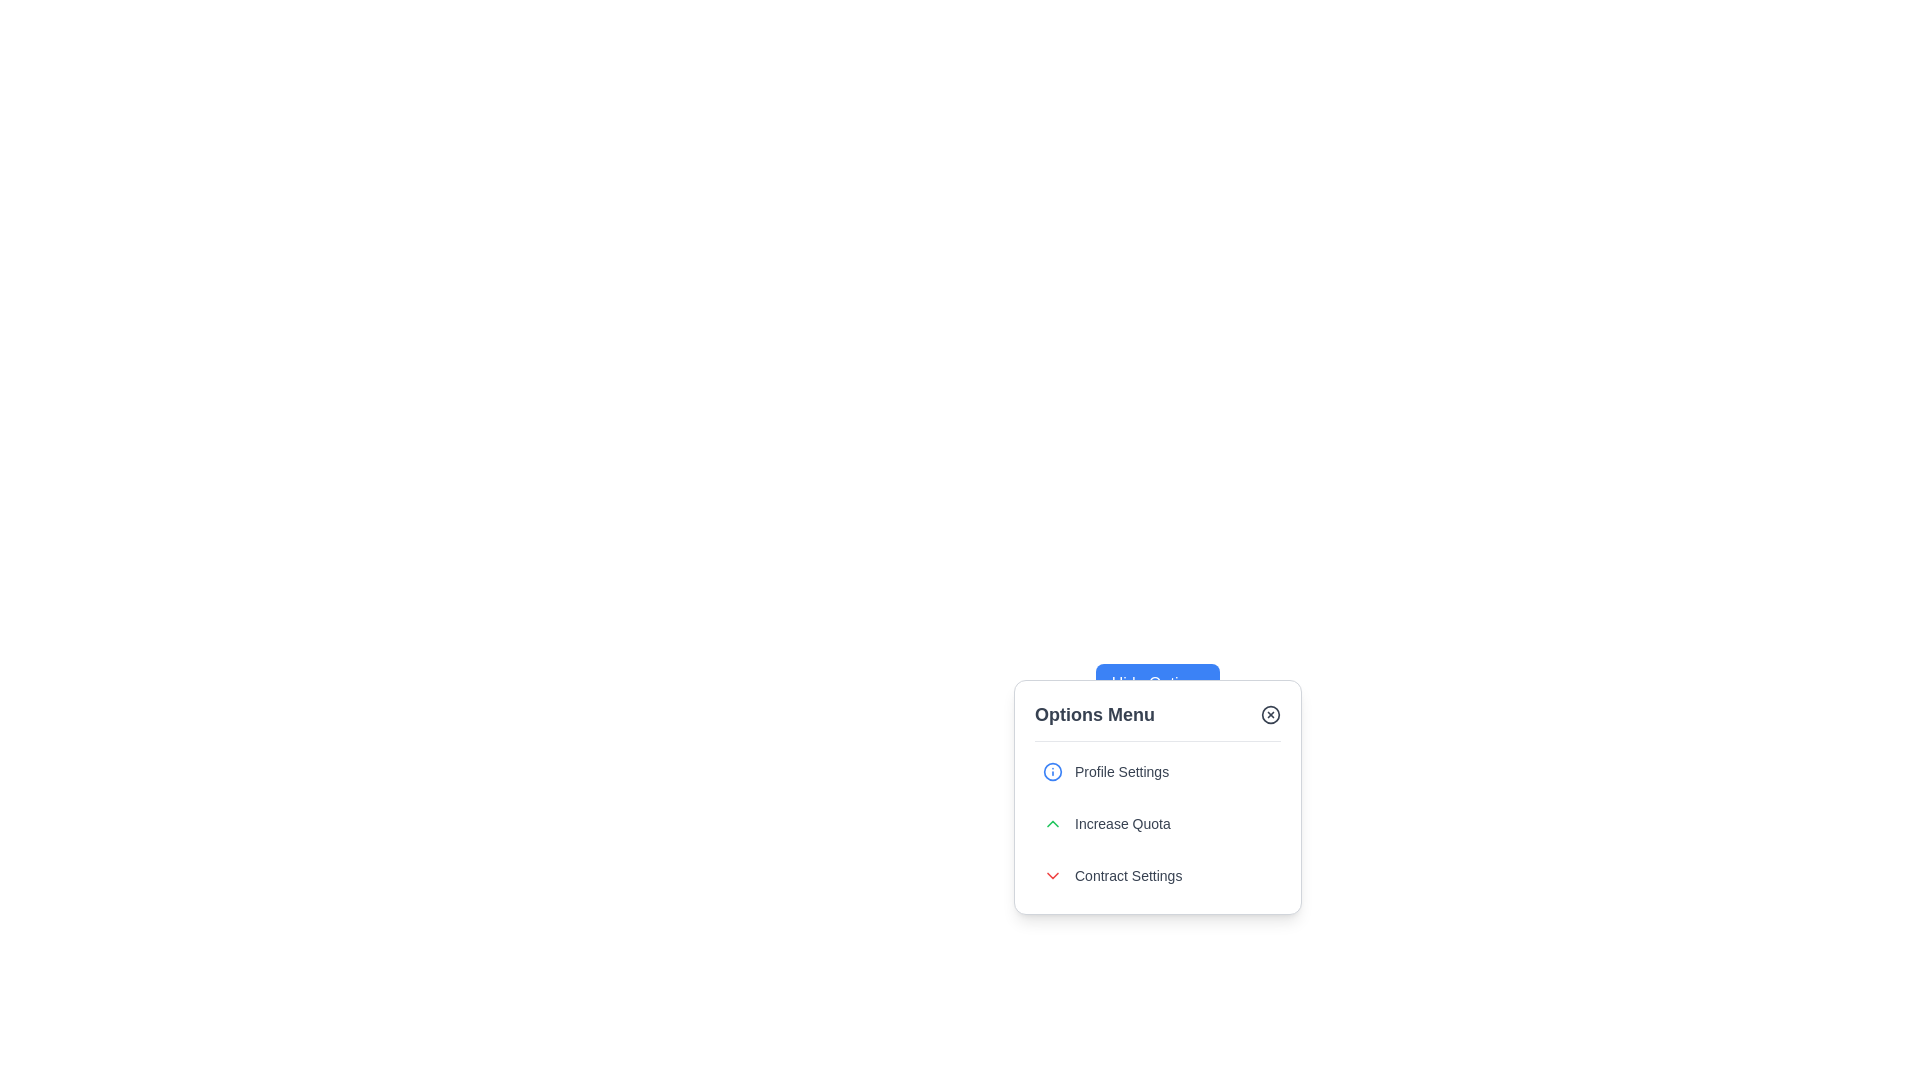 Image resolution: width=1920 pixels, height=1080 pixels. I want to click on the 'Increase Quota' label text element, which is styled with medium-sized gray font and located in the dropdown menu between 'Profile Settings' and 'Contract Settings', so click(1122, 824).